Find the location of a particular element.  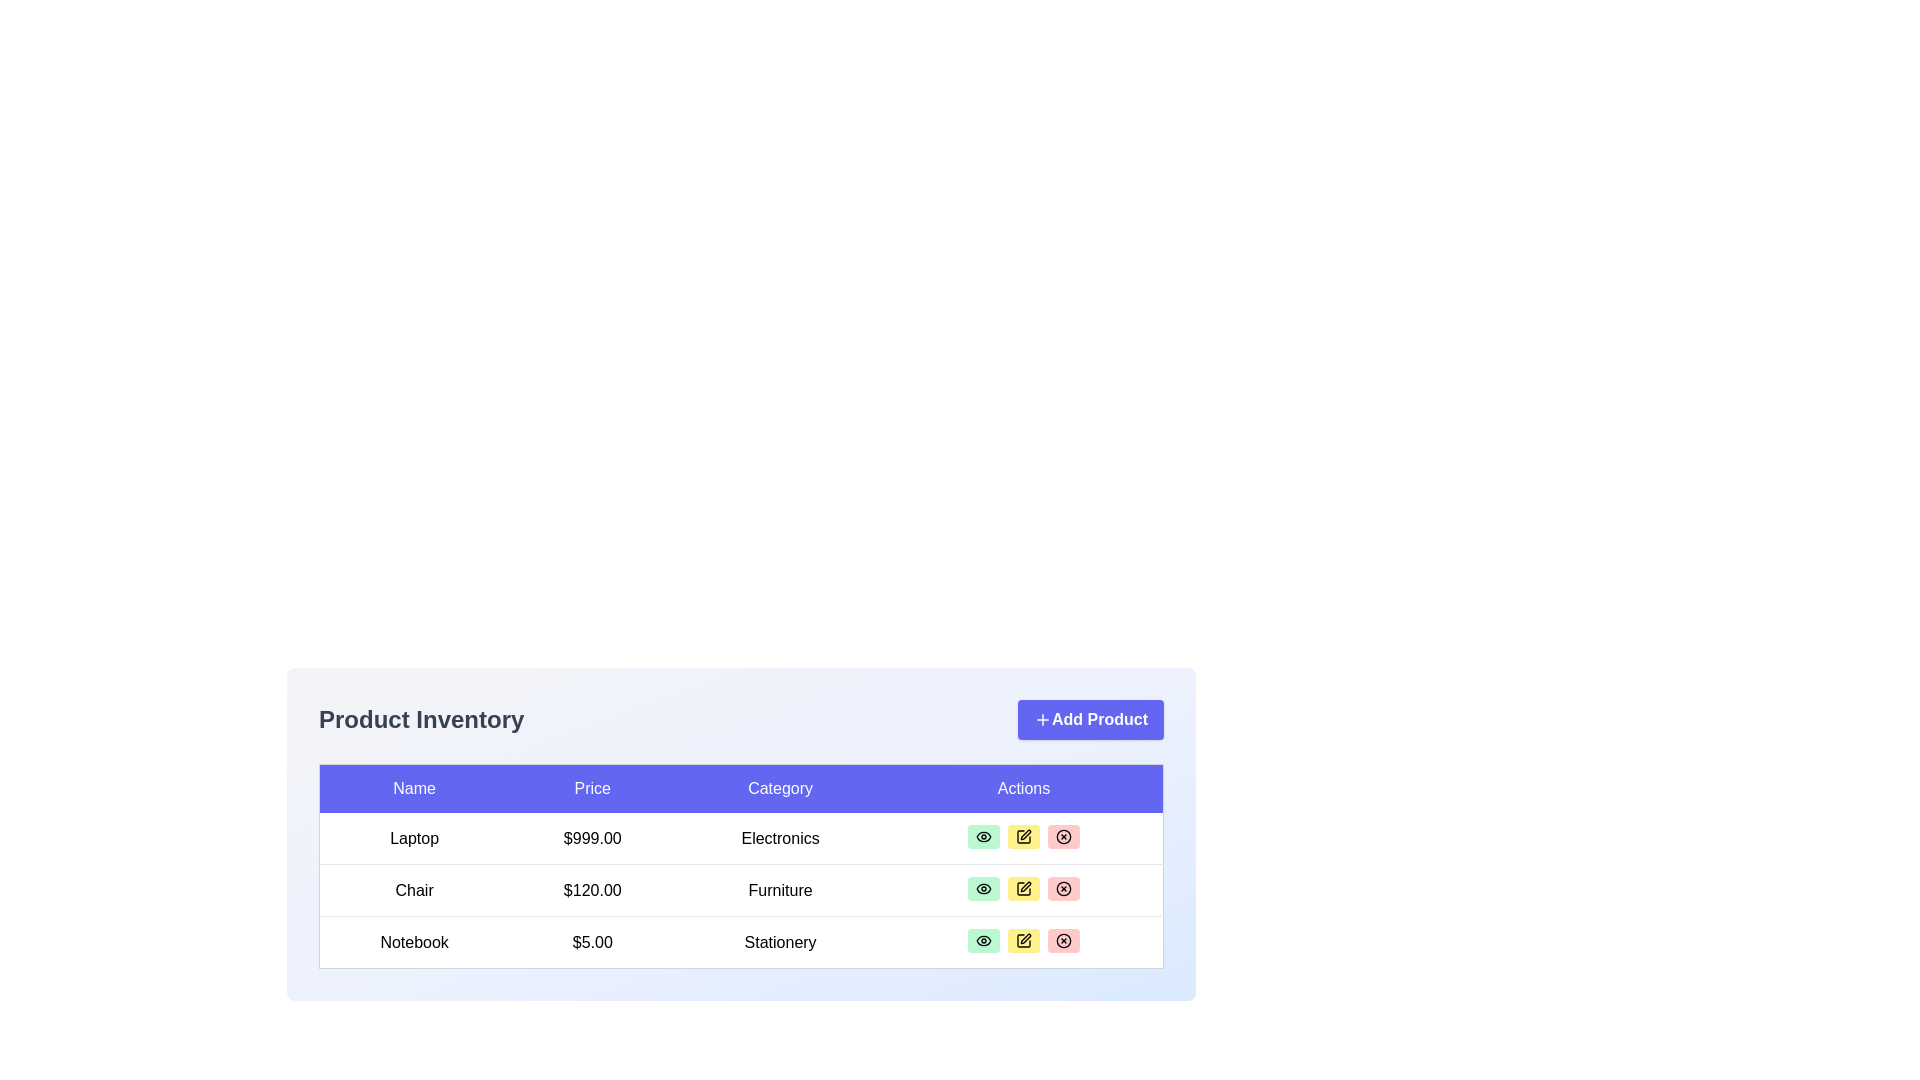

the small red button with a circular black border and a white cross icon is located at coordinates (1062, 837).